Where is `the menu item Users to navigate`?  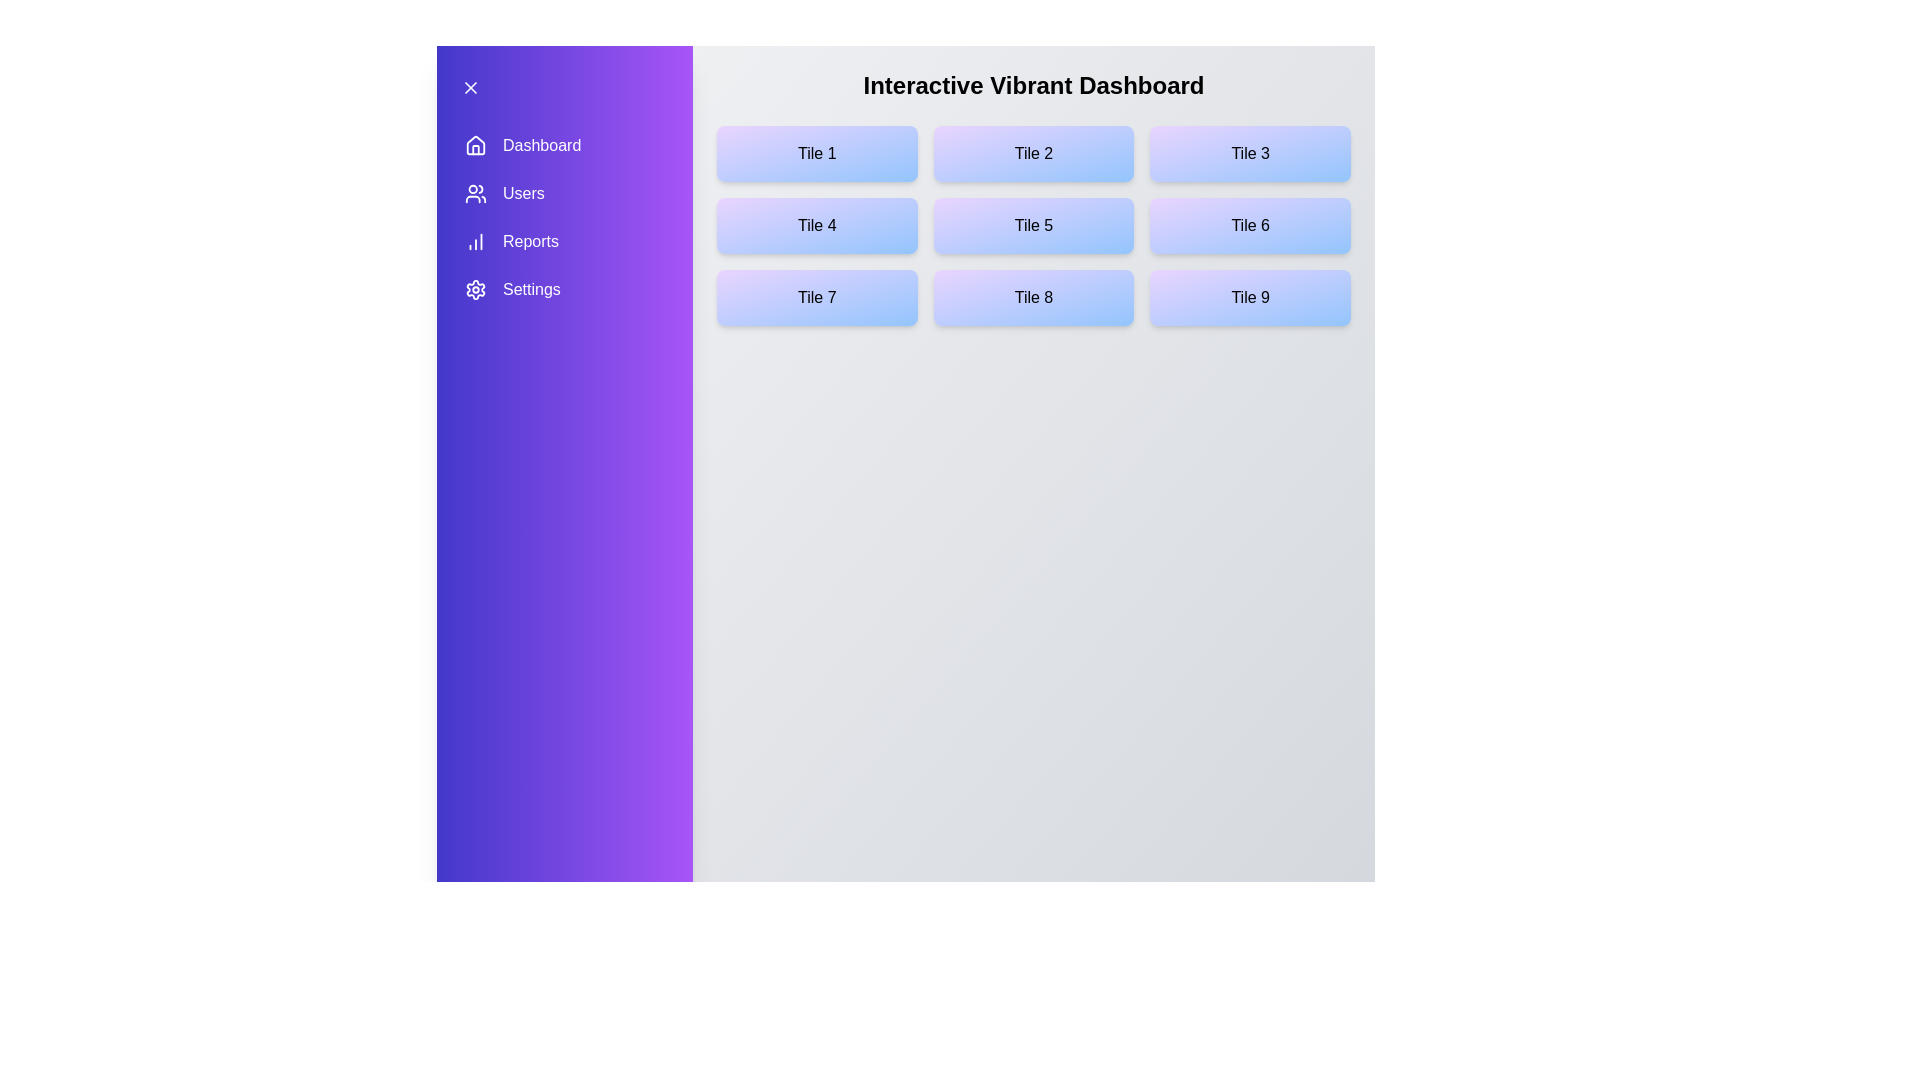
the menu item Users to navigate is located at coordinates (564, 193).